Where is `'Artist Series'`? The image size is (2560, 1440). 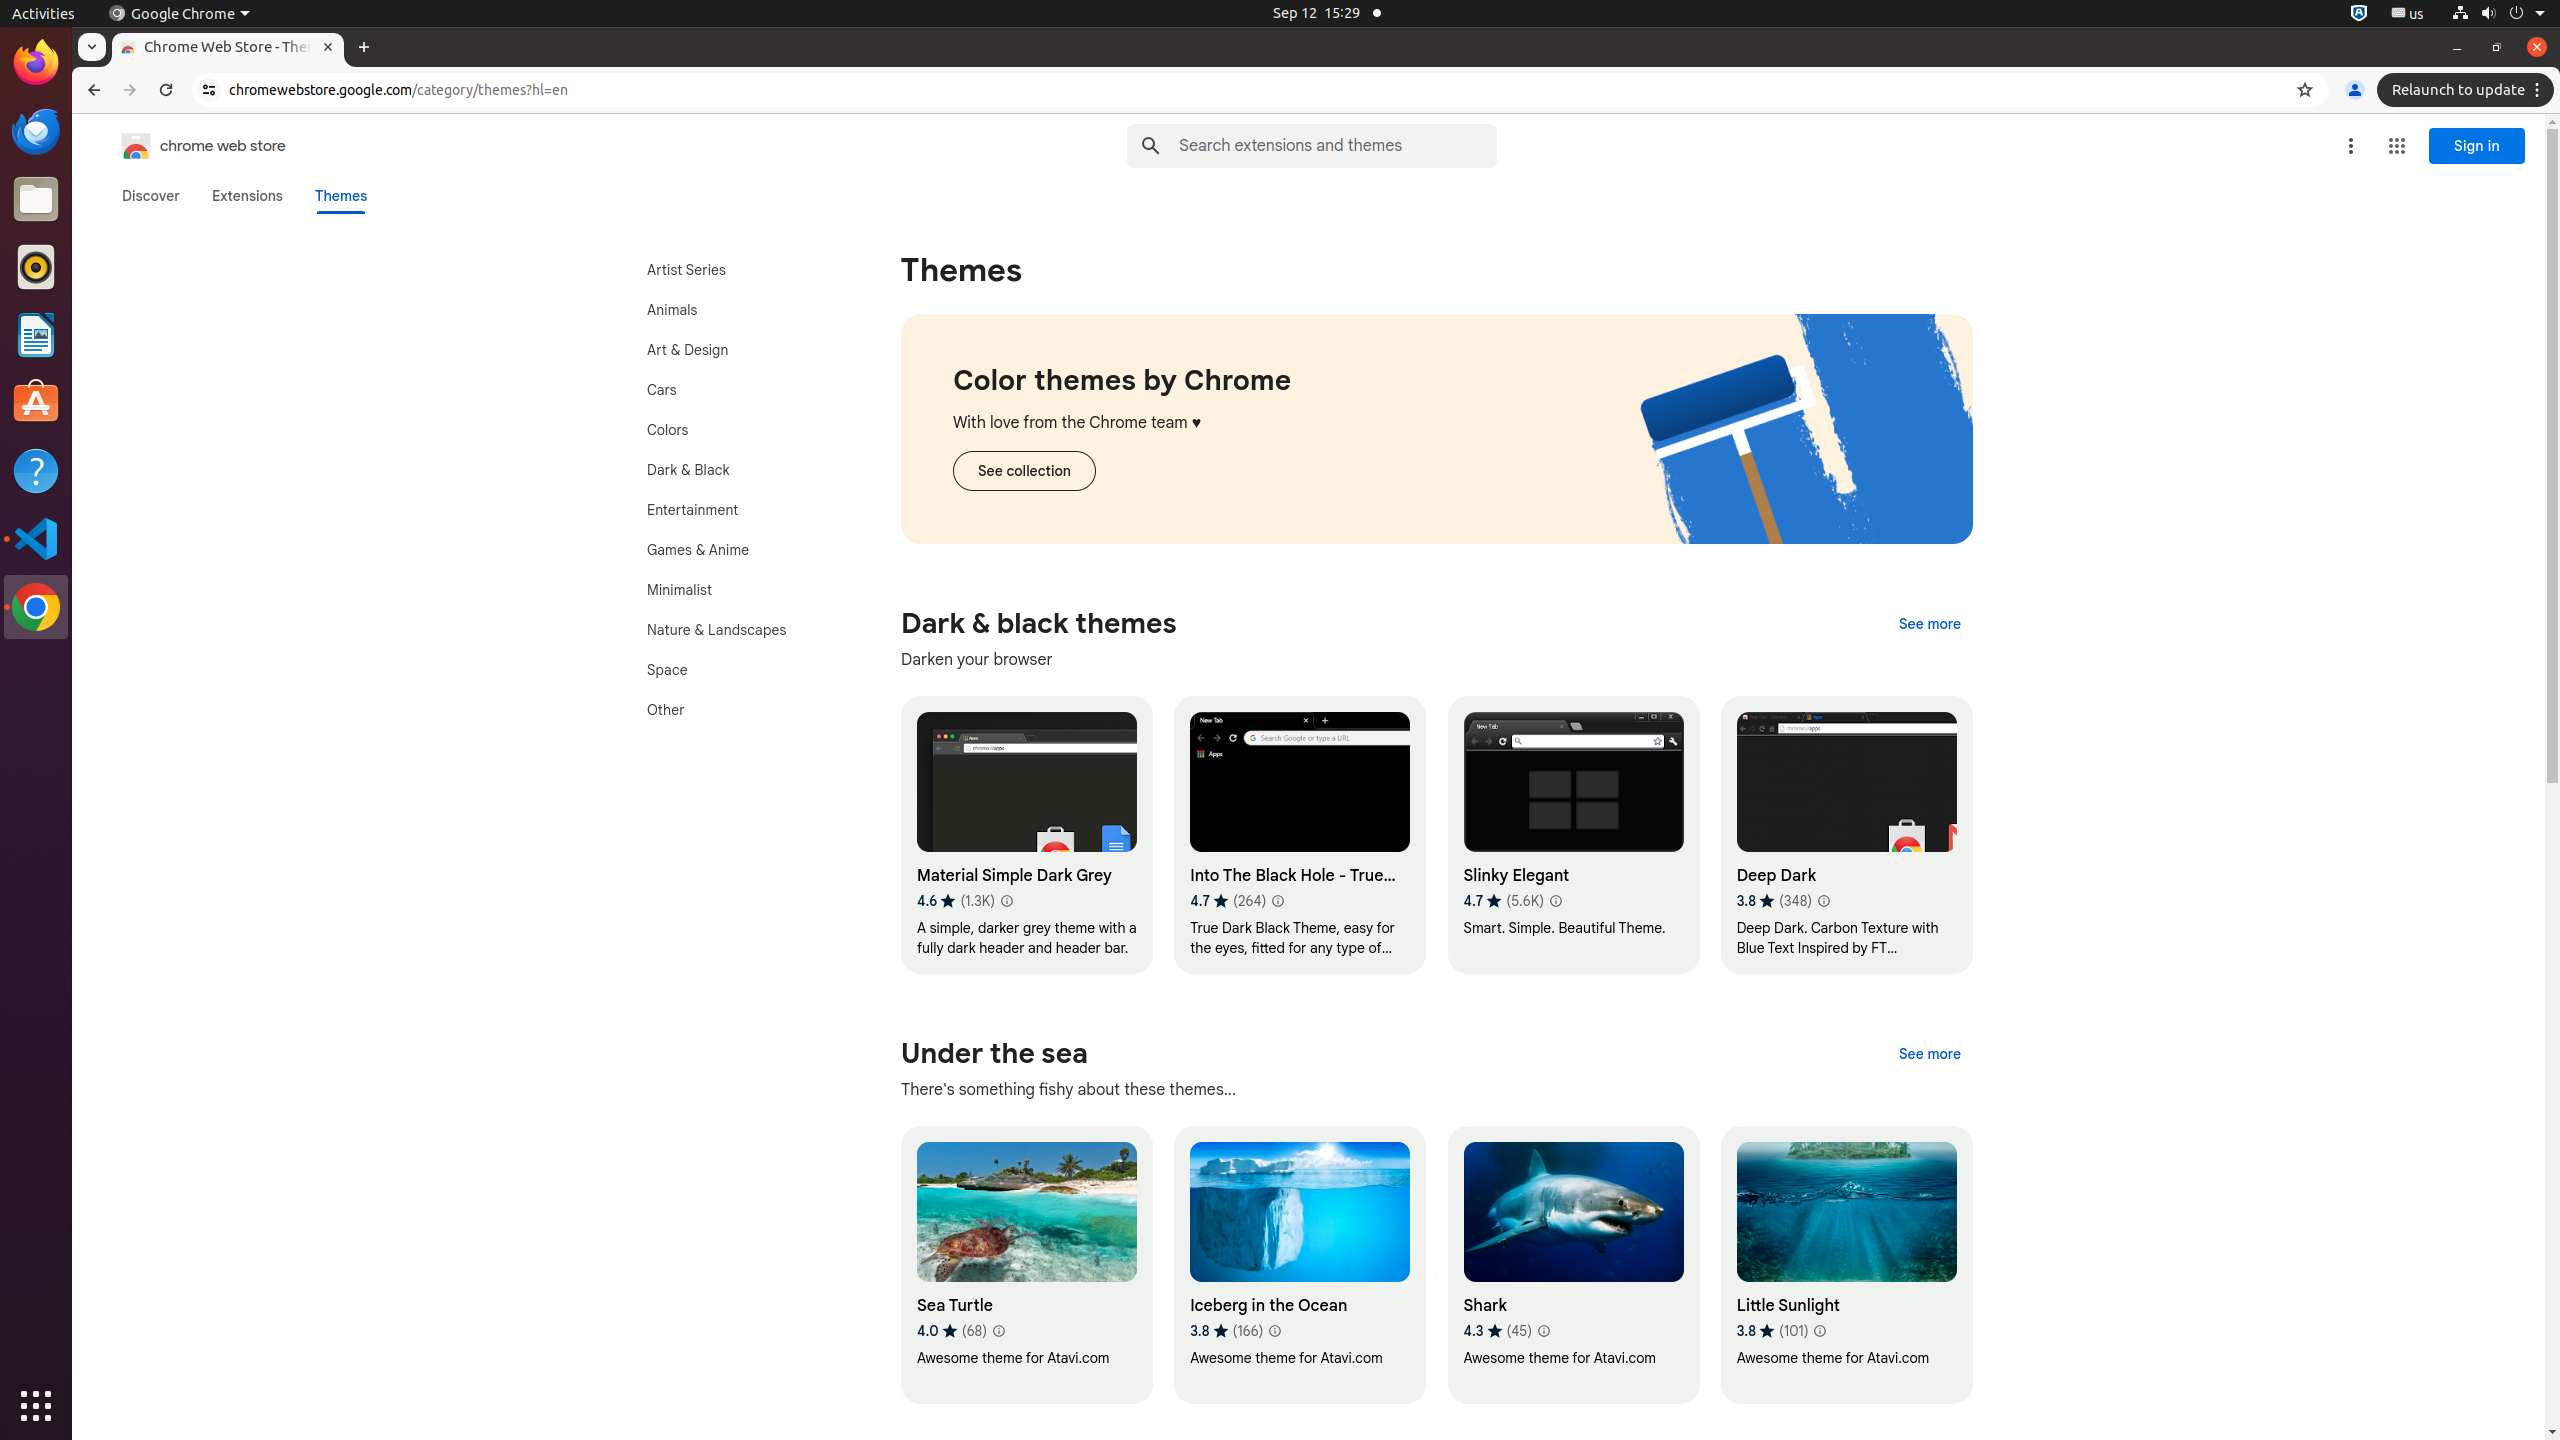
'Artist Series' is located at coordinates (737, 269).